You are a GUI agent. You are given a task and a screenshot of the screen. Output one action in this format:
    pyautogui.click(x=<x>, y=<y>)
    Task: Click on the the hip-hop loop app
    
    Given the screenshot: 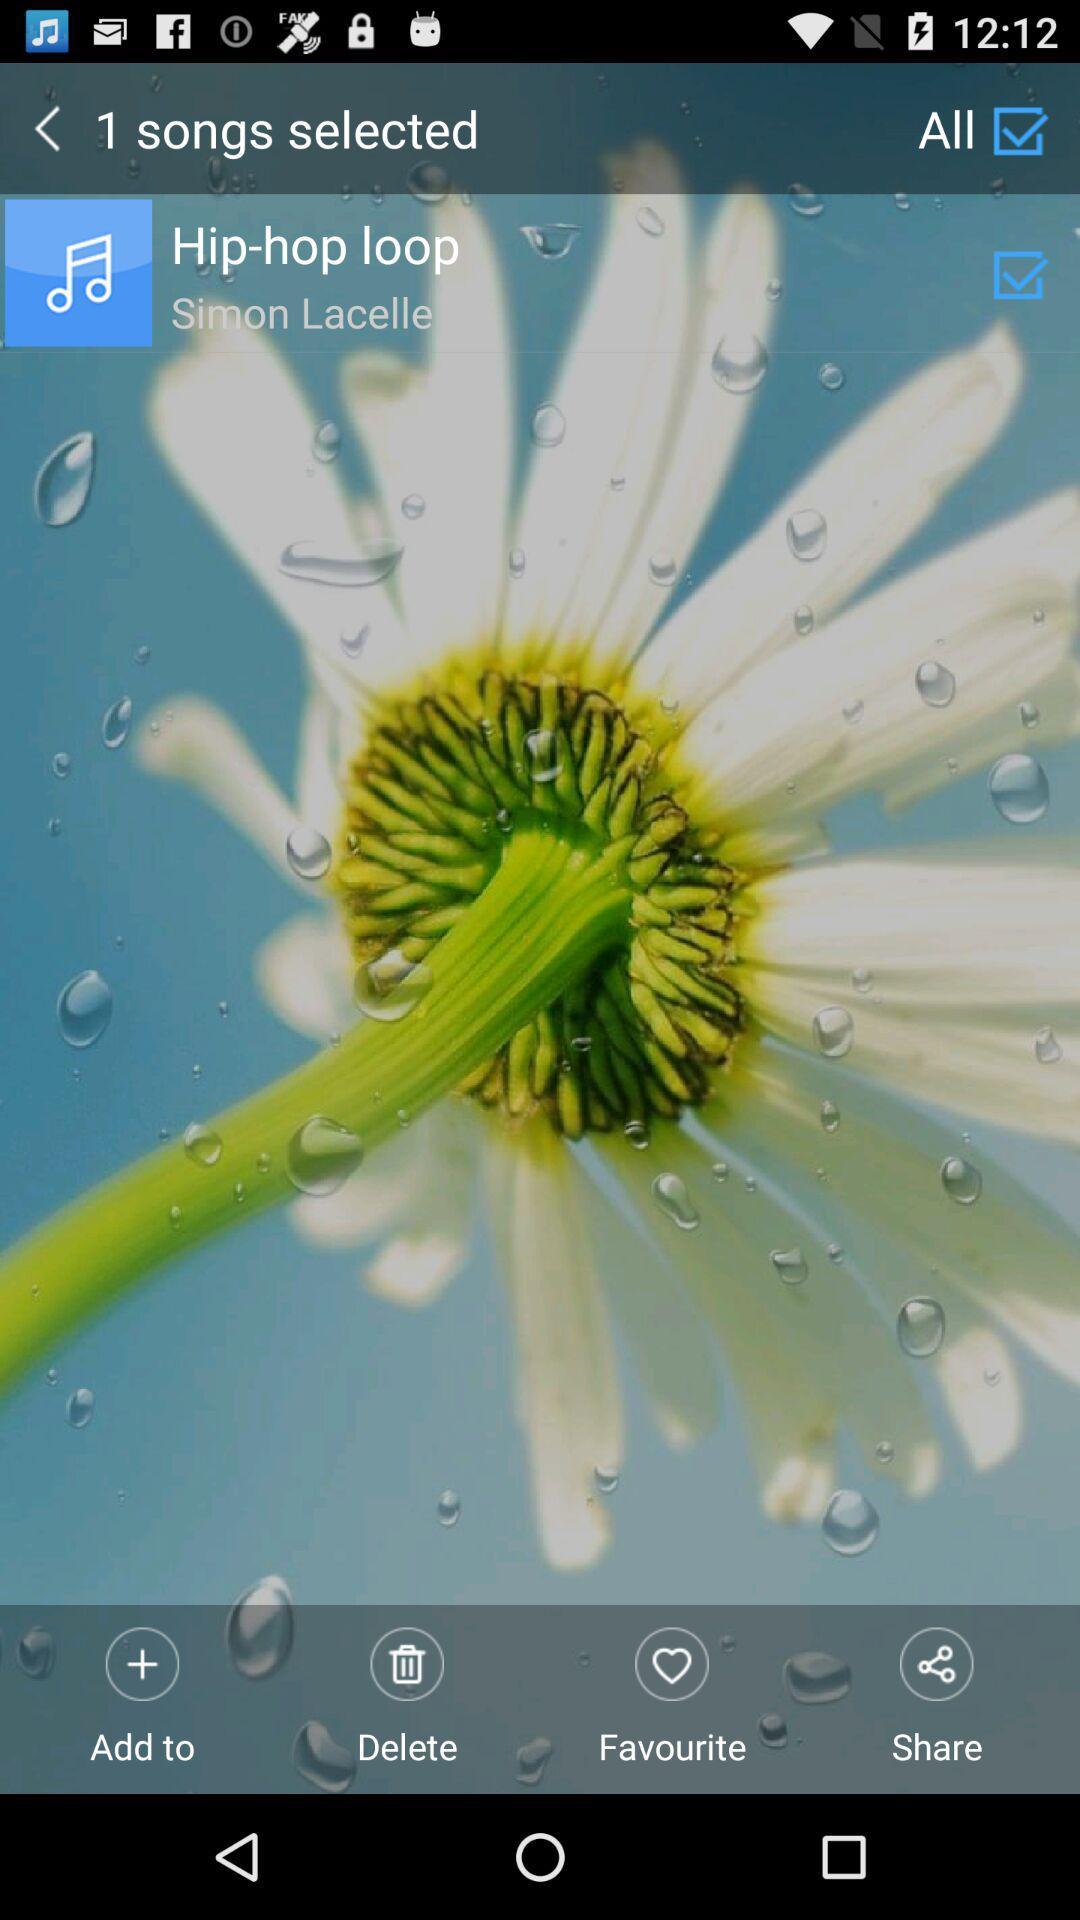 What is the action you would take?
    pyautogui.click(x=581, y=243)
    